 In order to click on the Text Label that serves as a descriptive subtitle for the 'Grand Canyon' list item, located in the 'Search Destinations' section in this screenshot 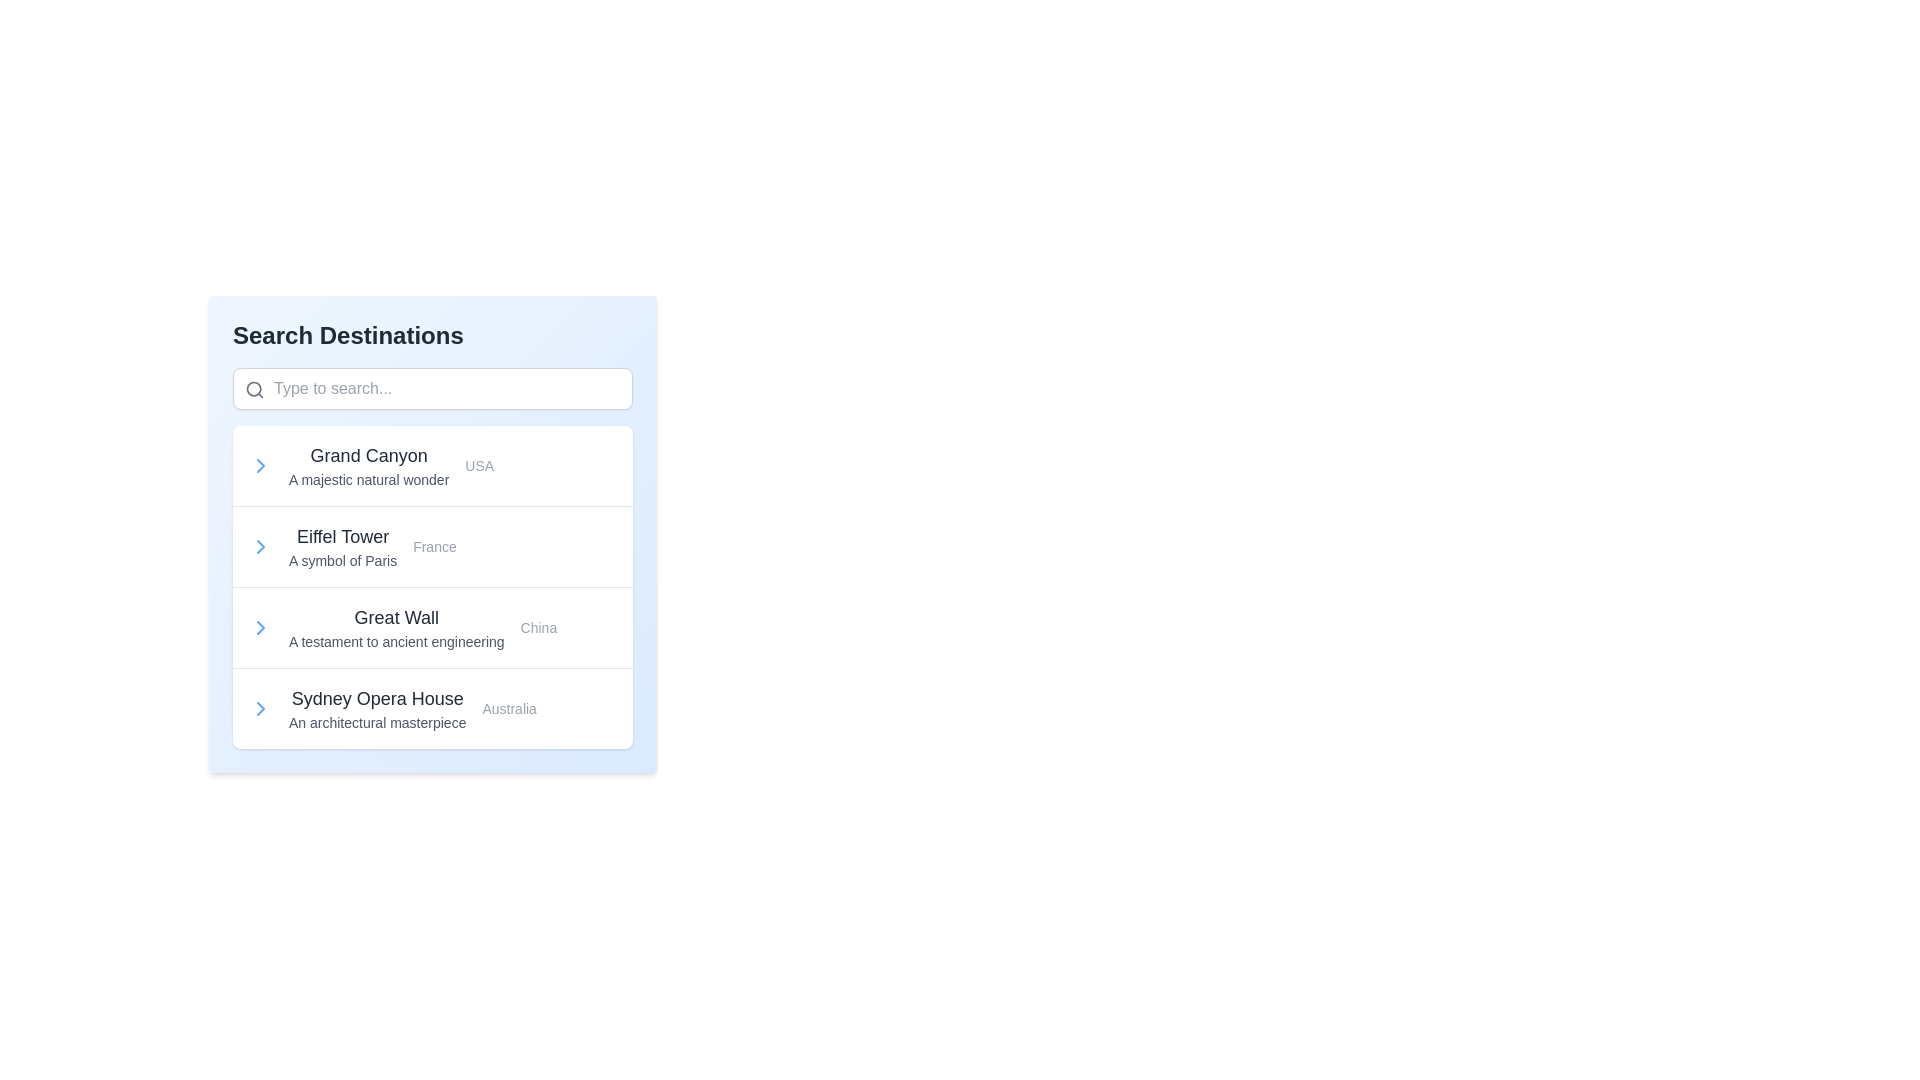, I will do `click(369, 479)`.